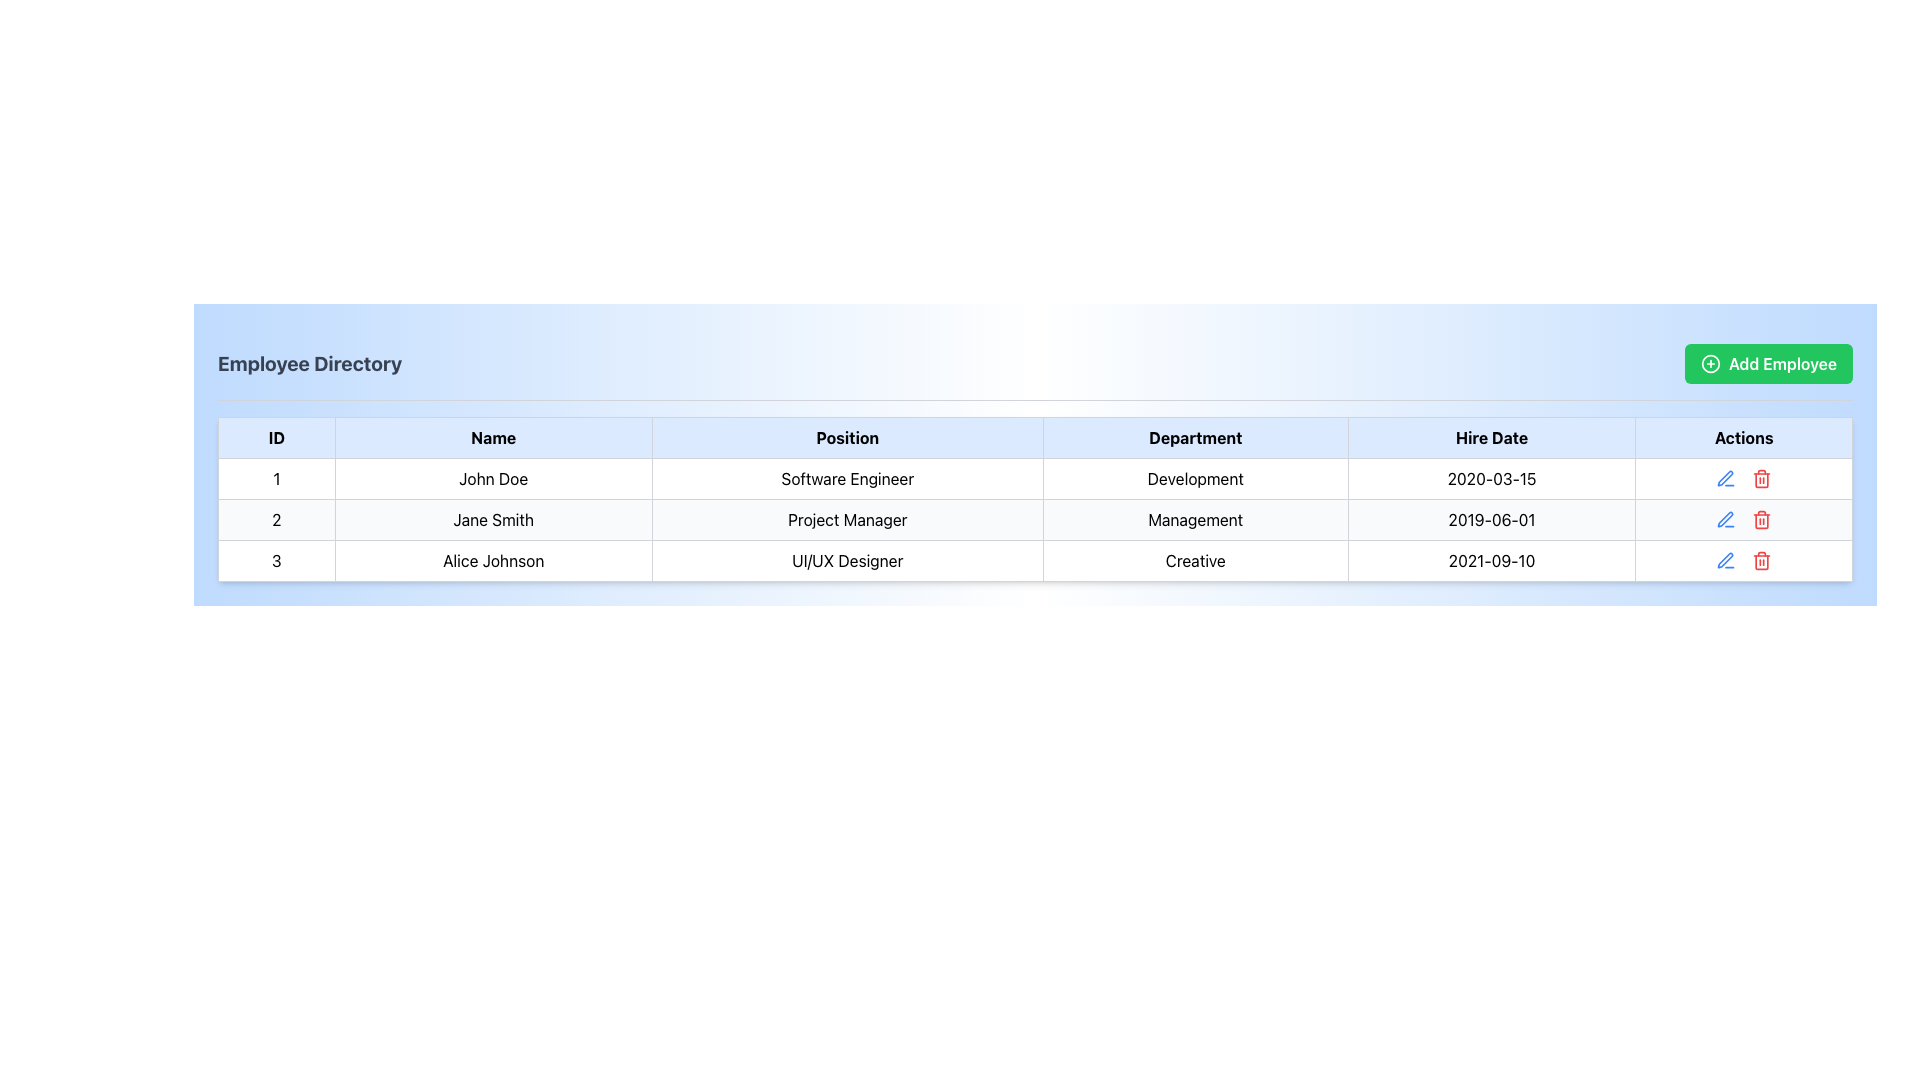 This screenshot has width=1920, height=1080. What do you see at coordinates (847, 478) in the screenshot?
I see `the text label displaying 'Software Engineer' in the 'Position' column of the table corresponding to 'John Doe' row` at bounding box center [847, 478].